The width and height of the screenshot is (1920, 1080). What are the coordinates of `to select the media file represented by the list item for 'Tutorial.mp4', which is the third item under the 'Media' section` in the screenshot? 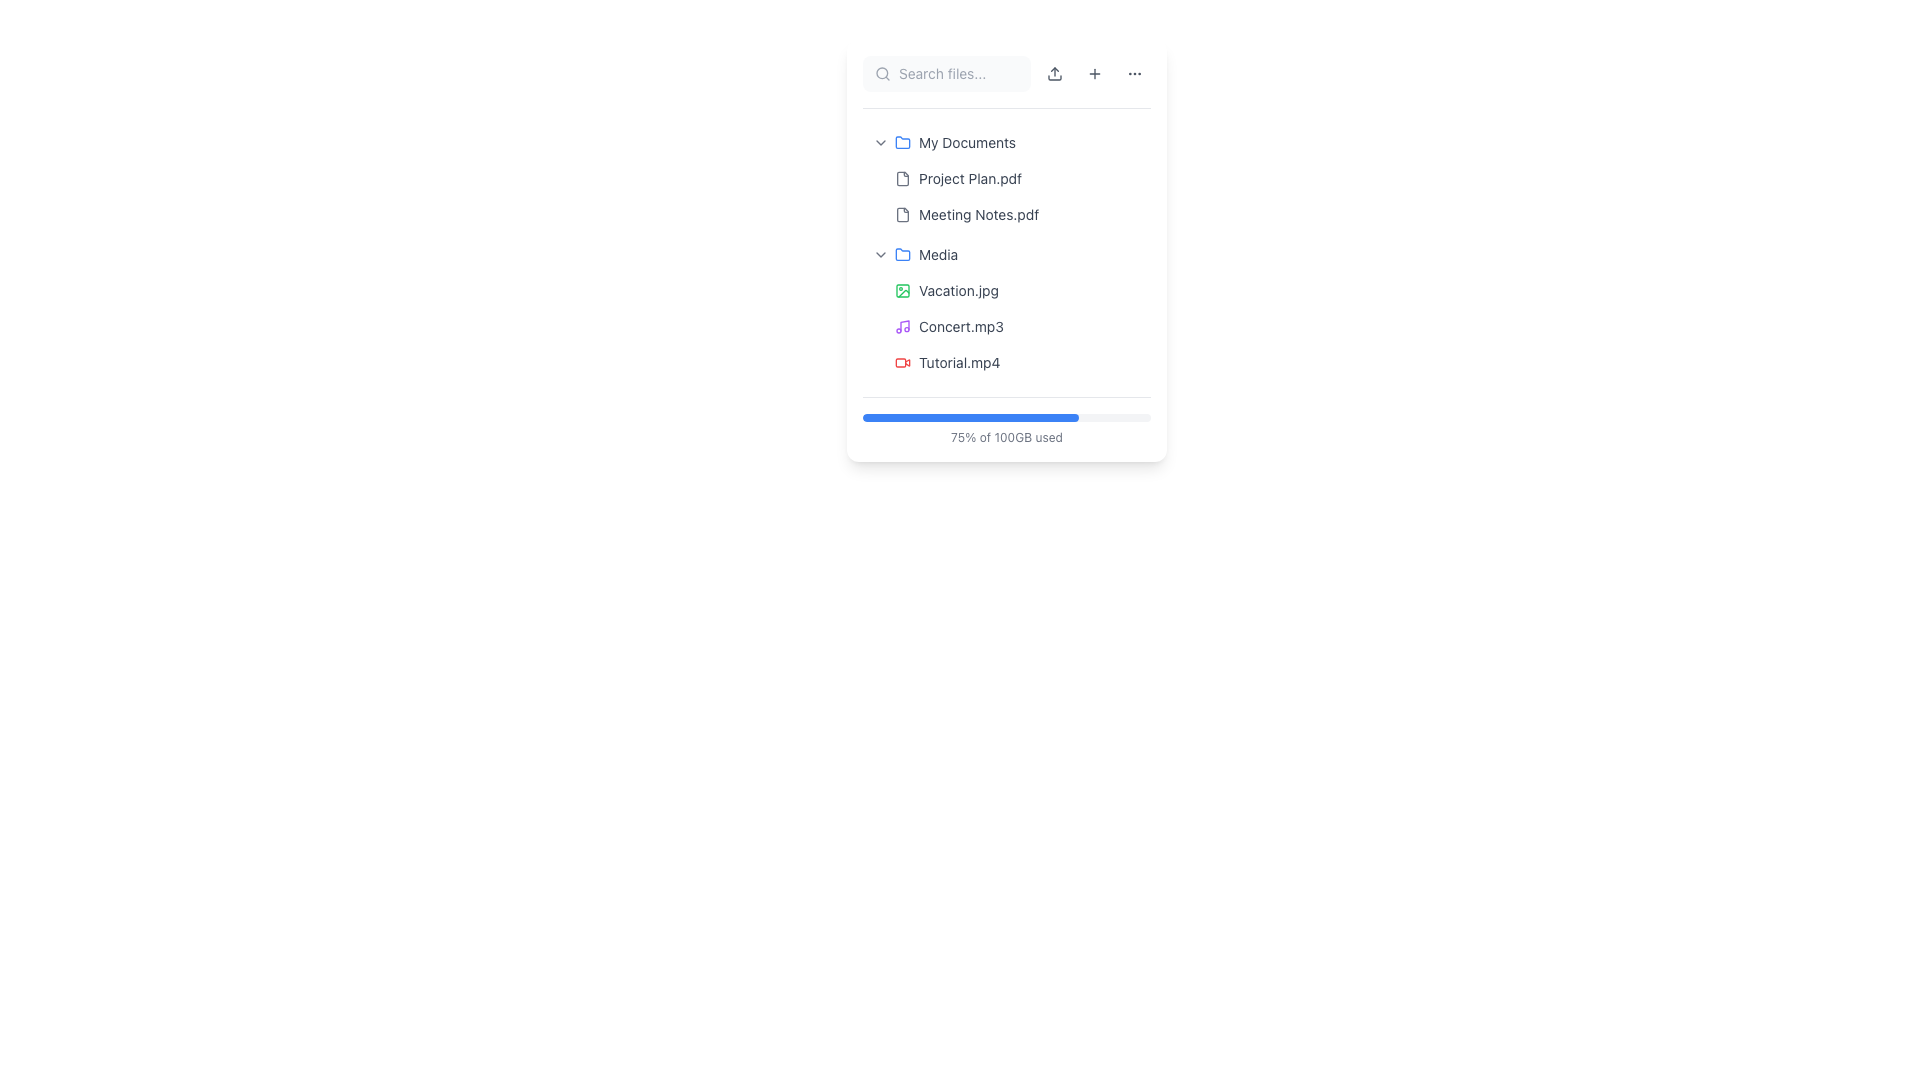 It's located at (1018, 362).